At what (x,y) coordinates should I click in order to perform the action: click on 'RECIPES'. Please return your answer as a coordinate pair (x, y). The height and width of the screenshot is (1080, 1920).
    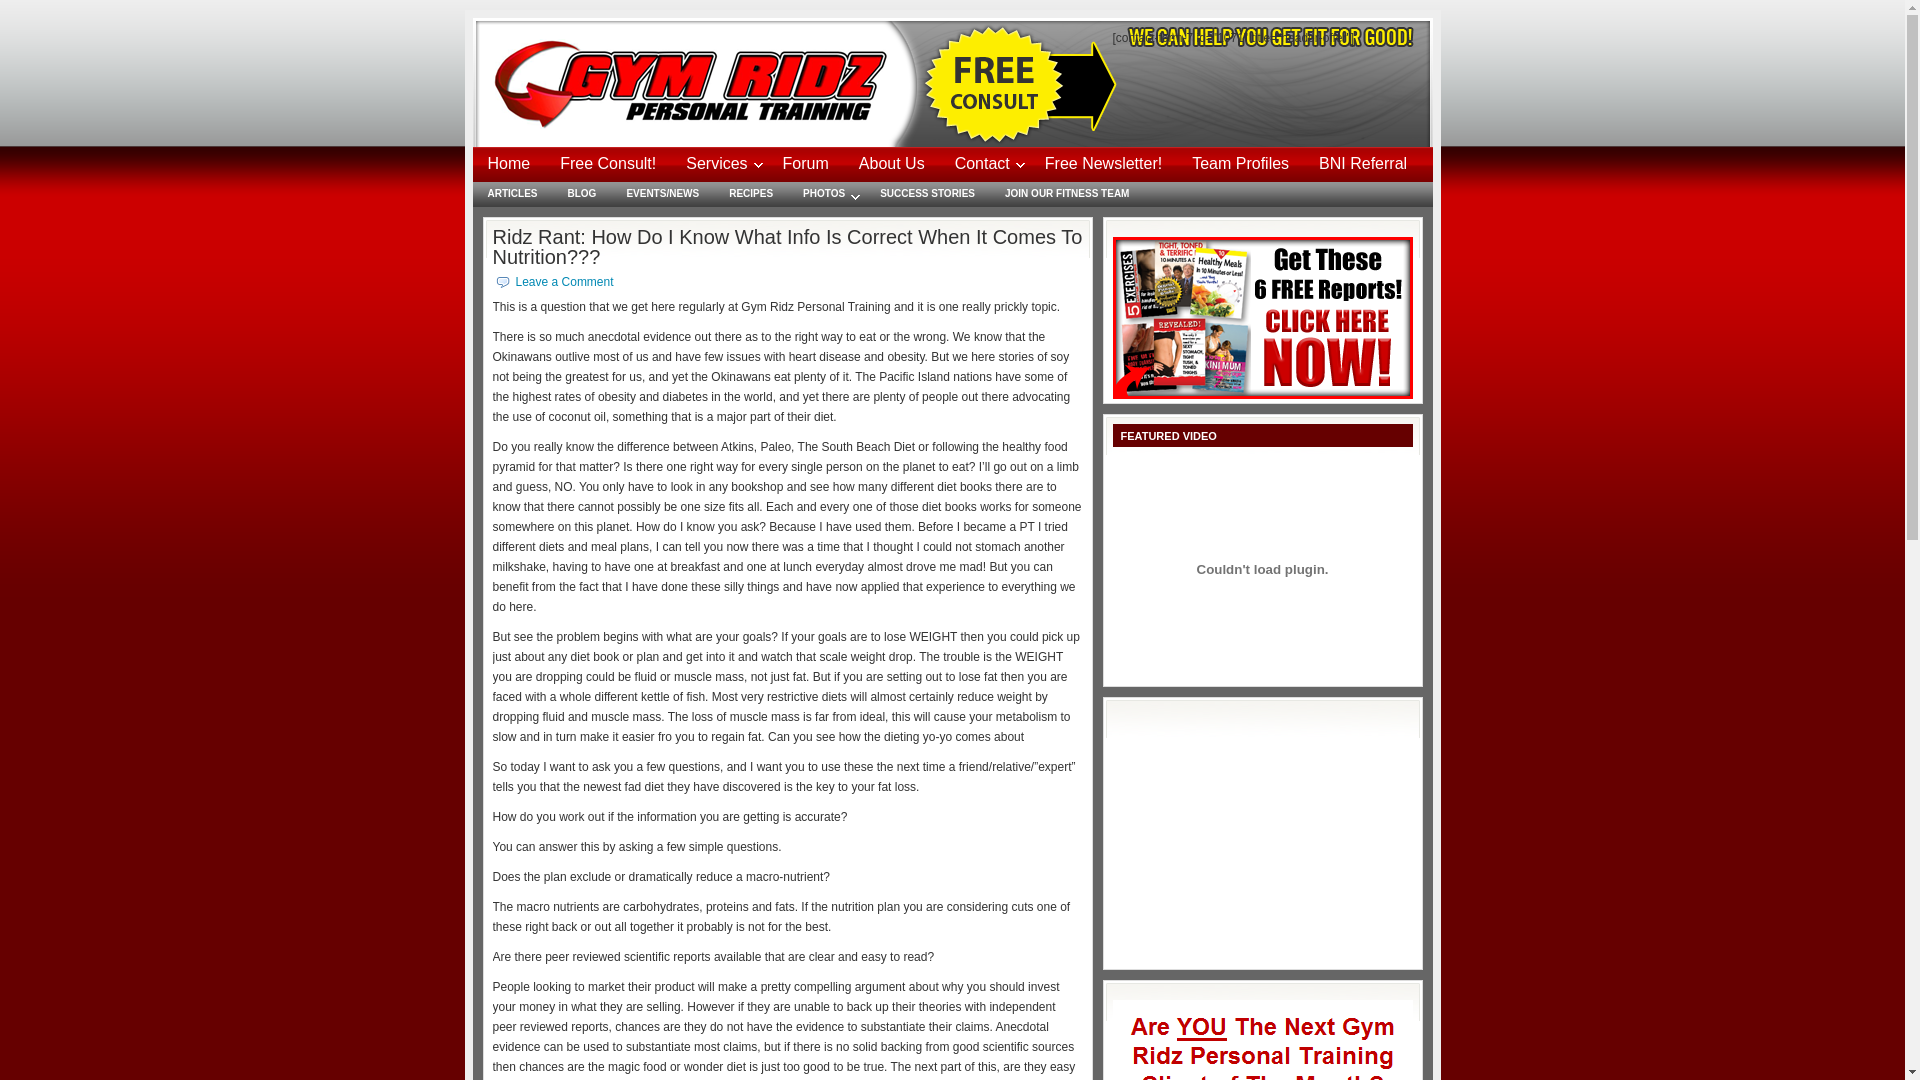
    Looking at the image, I should click on (714, 194).